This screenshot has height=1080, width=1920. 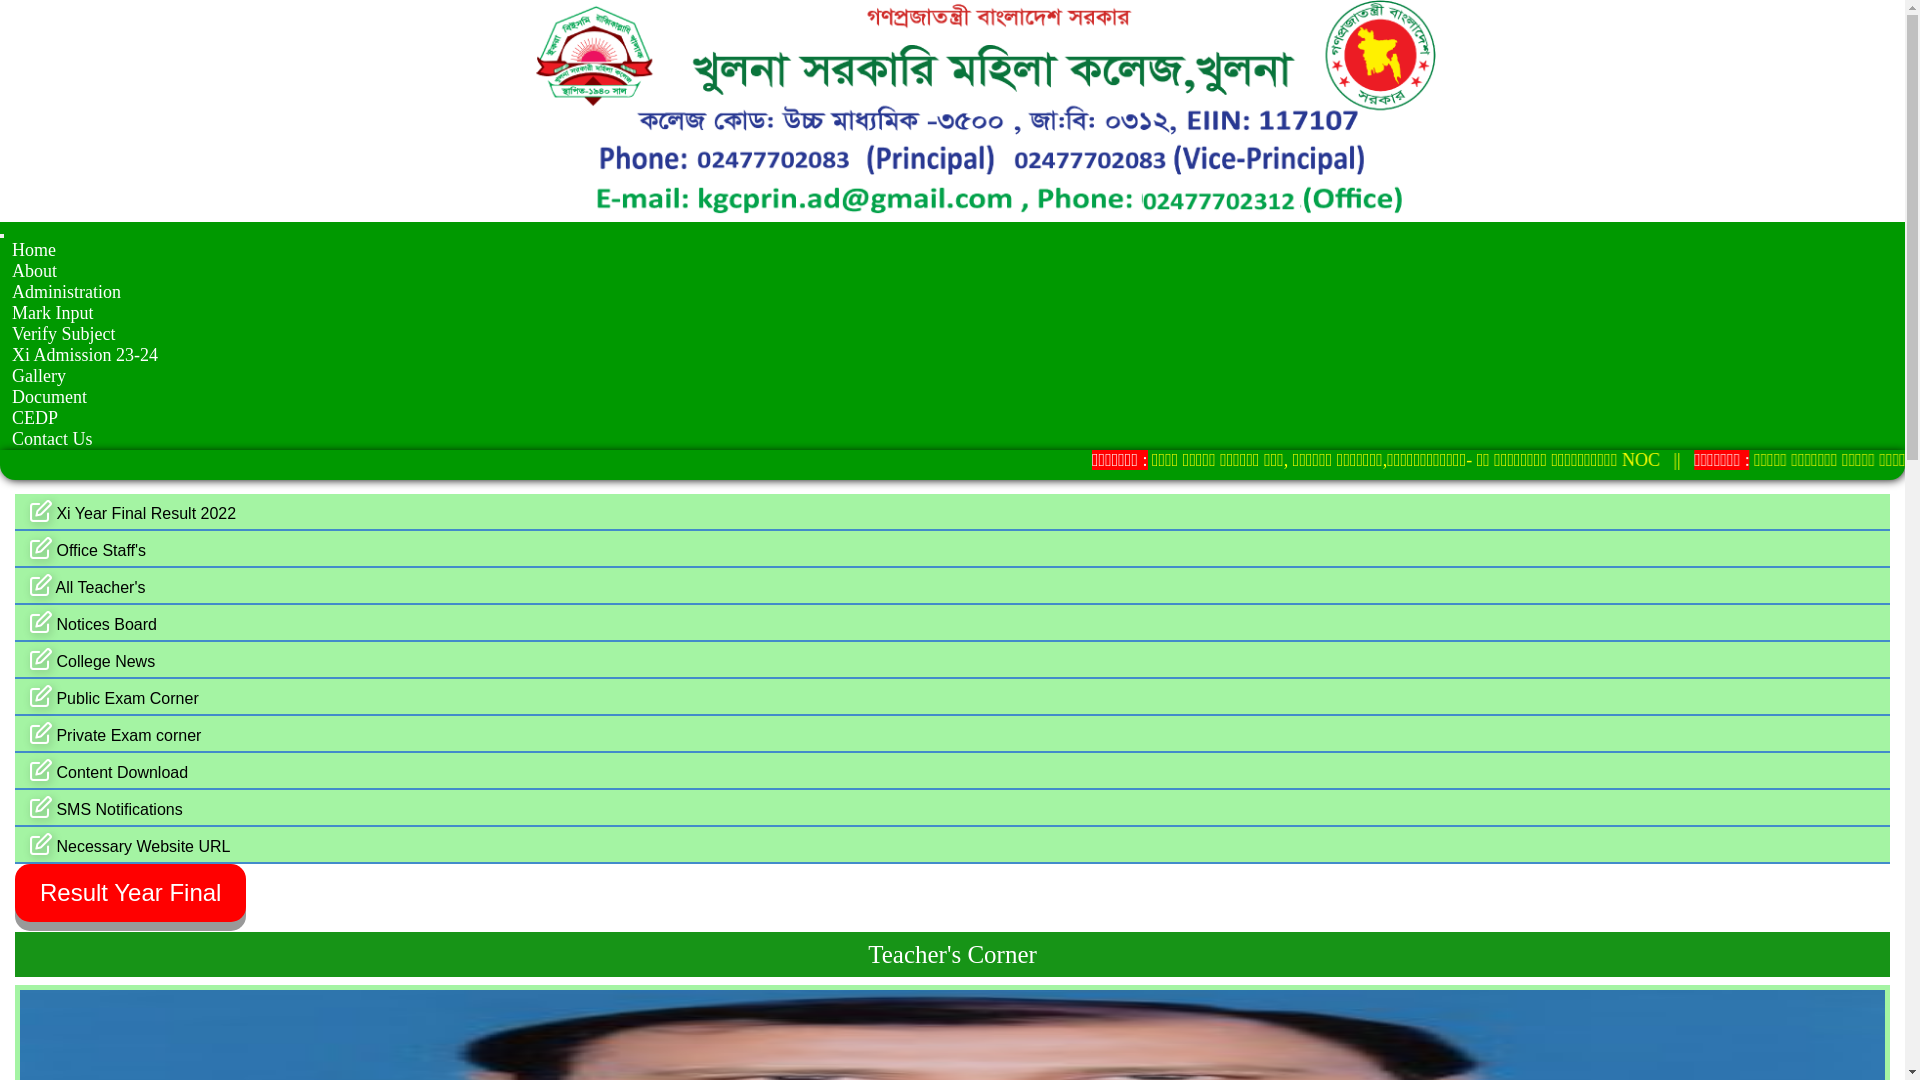 What do you see at coordinates (52, 438) in the screenshot?
I see `'Contact Us'` at bounding box center [52, 438].